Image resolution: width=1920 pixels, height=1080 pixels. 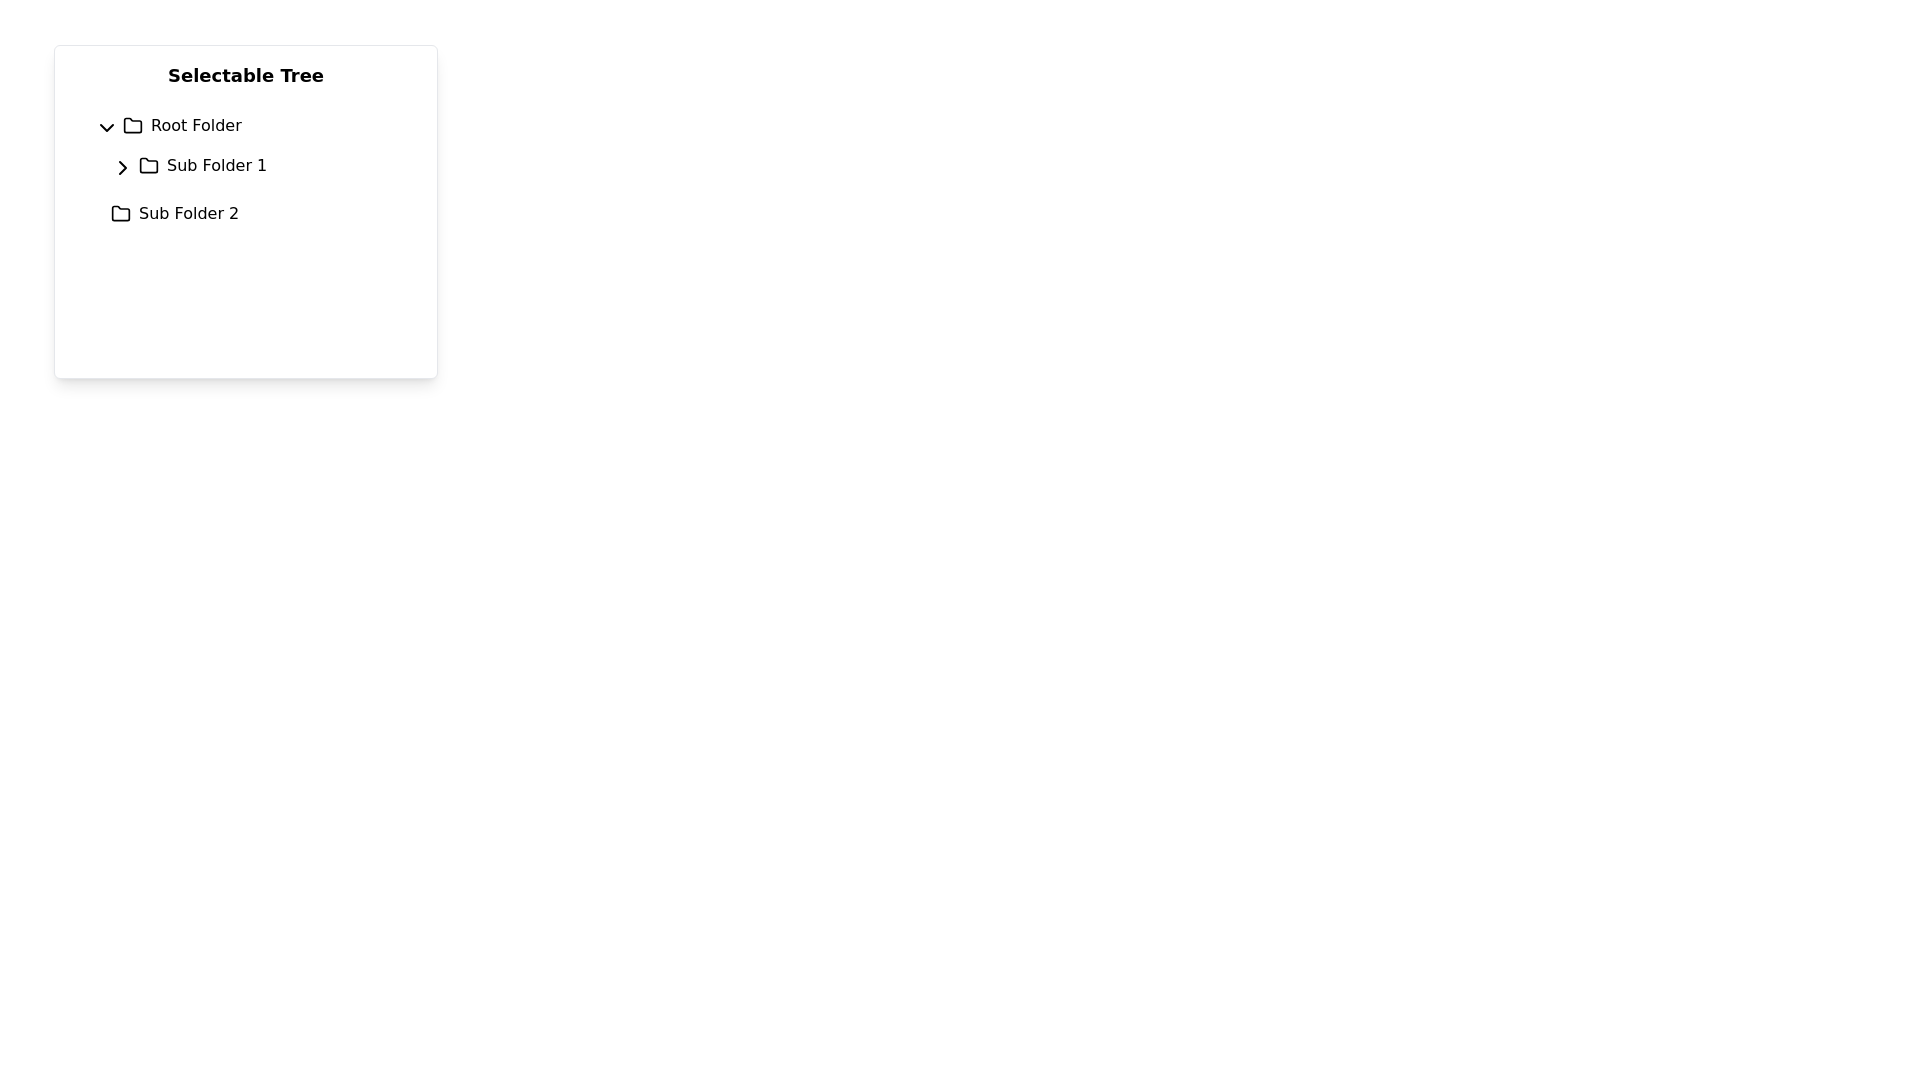 What do you see at coordinates (196, 126) in the screenshot?
I see `the 'Root Folder' text label` at bounding box center [196, 126].